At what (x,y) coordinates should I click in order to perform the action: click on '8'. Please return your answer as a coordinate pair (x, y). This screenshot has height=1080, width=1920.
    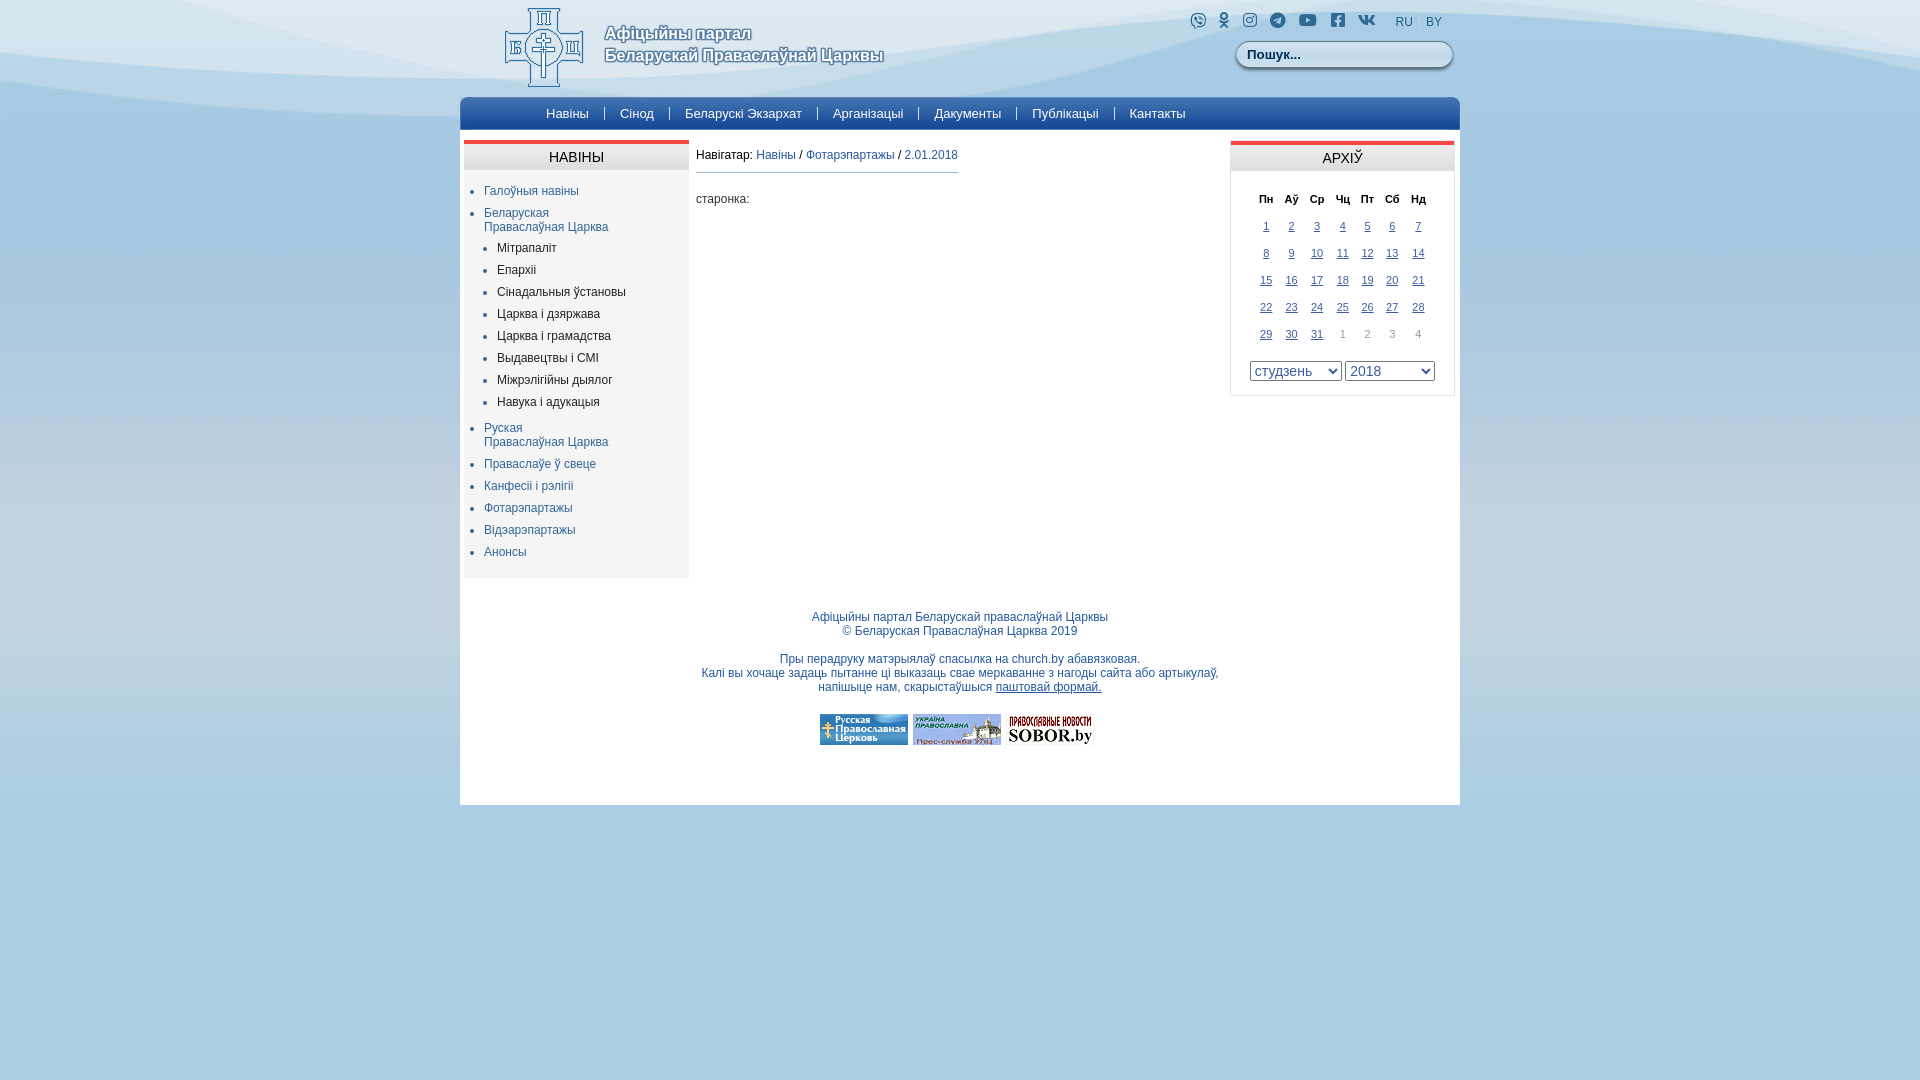
    Looking at the image, I should click on (1265, 250).